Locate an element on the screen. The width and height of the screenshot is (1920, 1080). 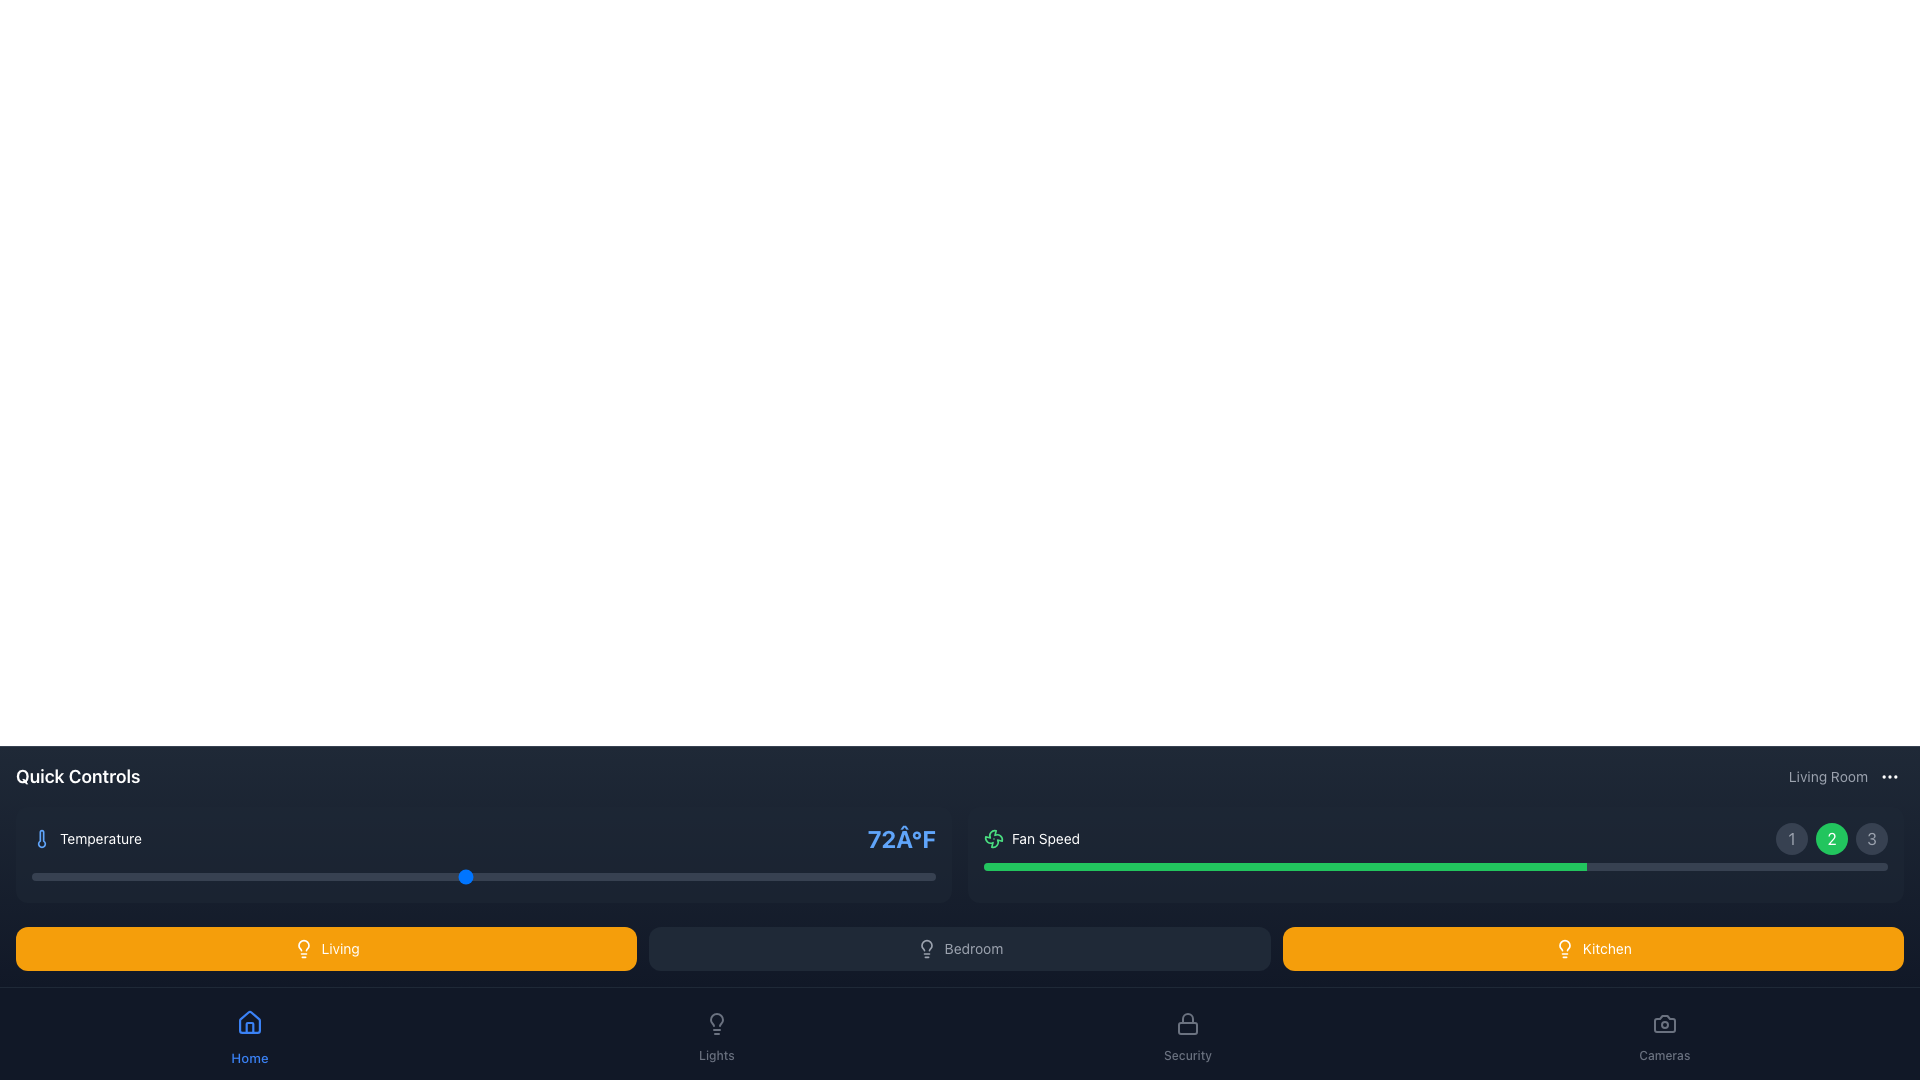
the 'Cameras' button, which is a vertically-arranged group containing a camera icon and the label 'Cameras', located in the bottom right section of the interface after the 'Security' button is located at coordinates (1664, 1033).